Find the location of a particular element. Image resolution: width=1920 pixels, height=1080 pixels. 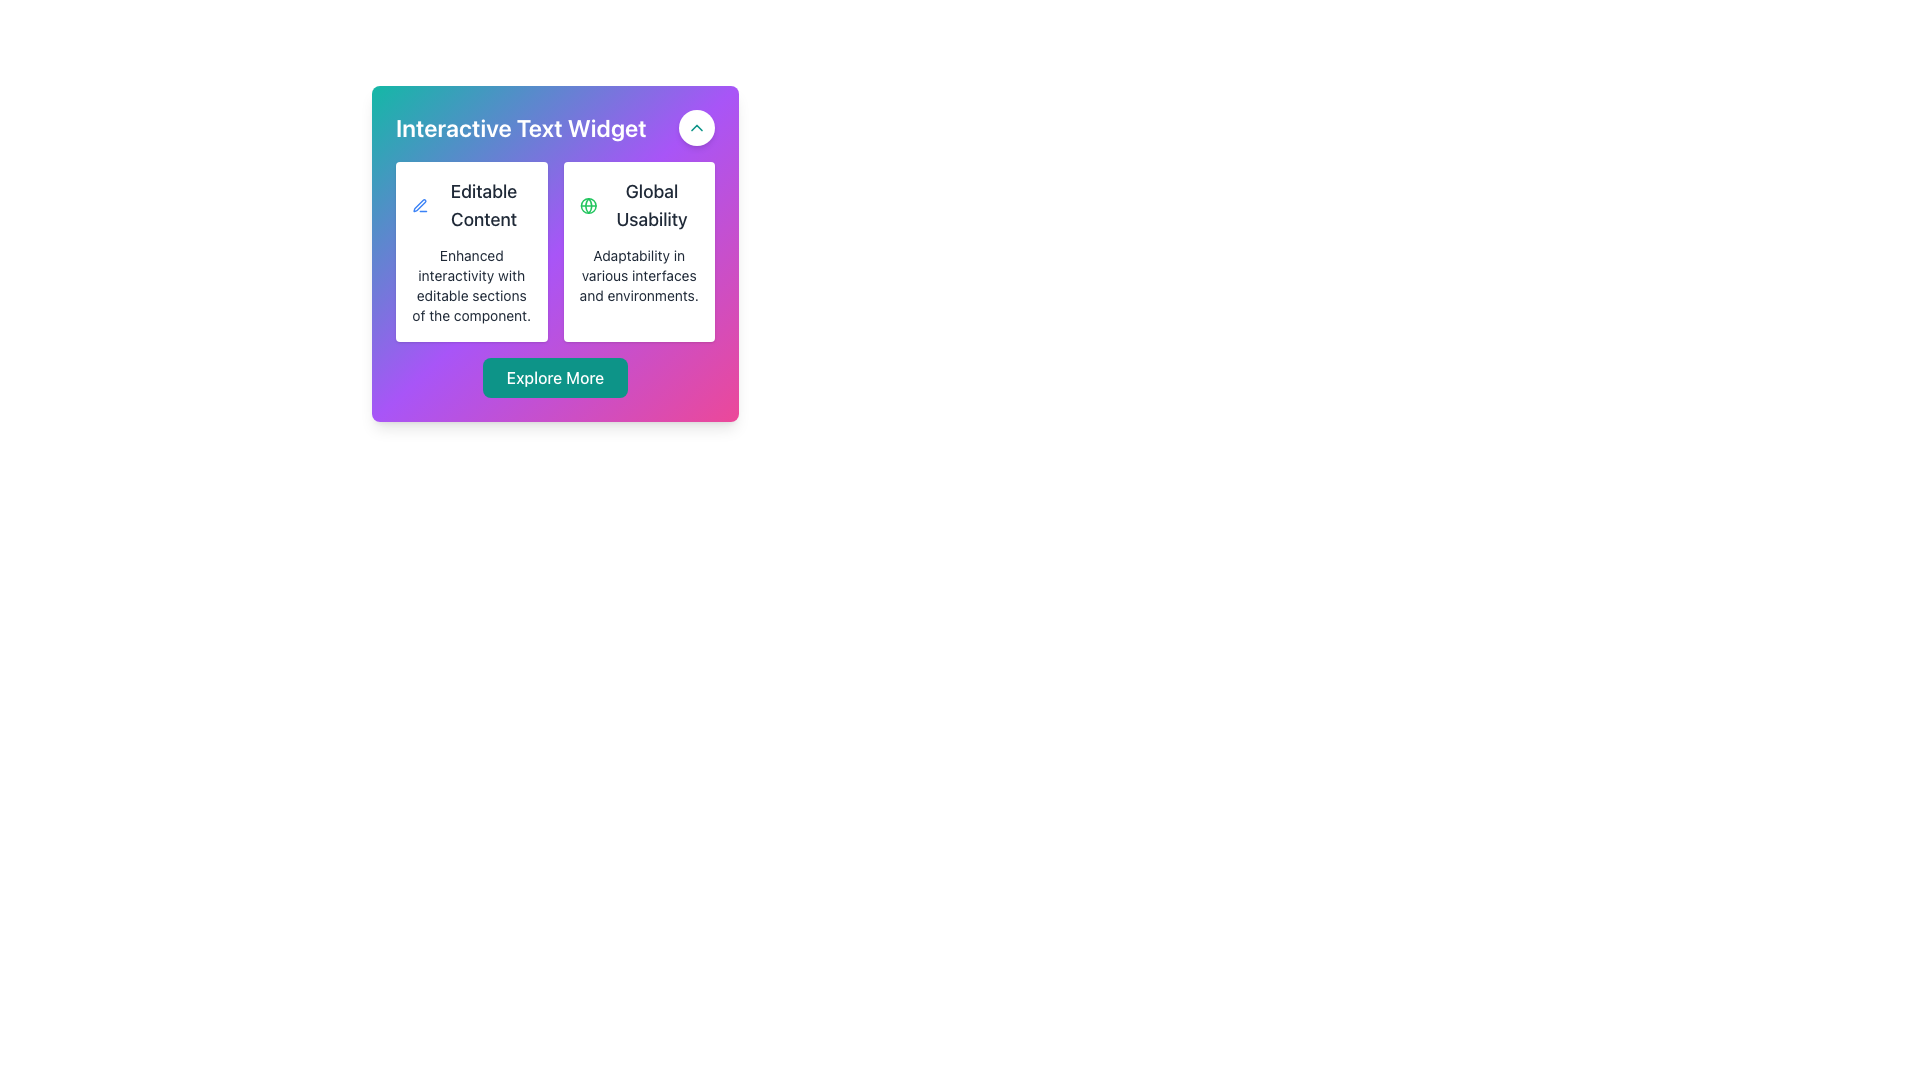

content inside the Information Card labeled 'Global Usability', which contains a green globe icon, a bold title, and a description about adaptability in various interfaces and environments is located at coordinates (638, 250).